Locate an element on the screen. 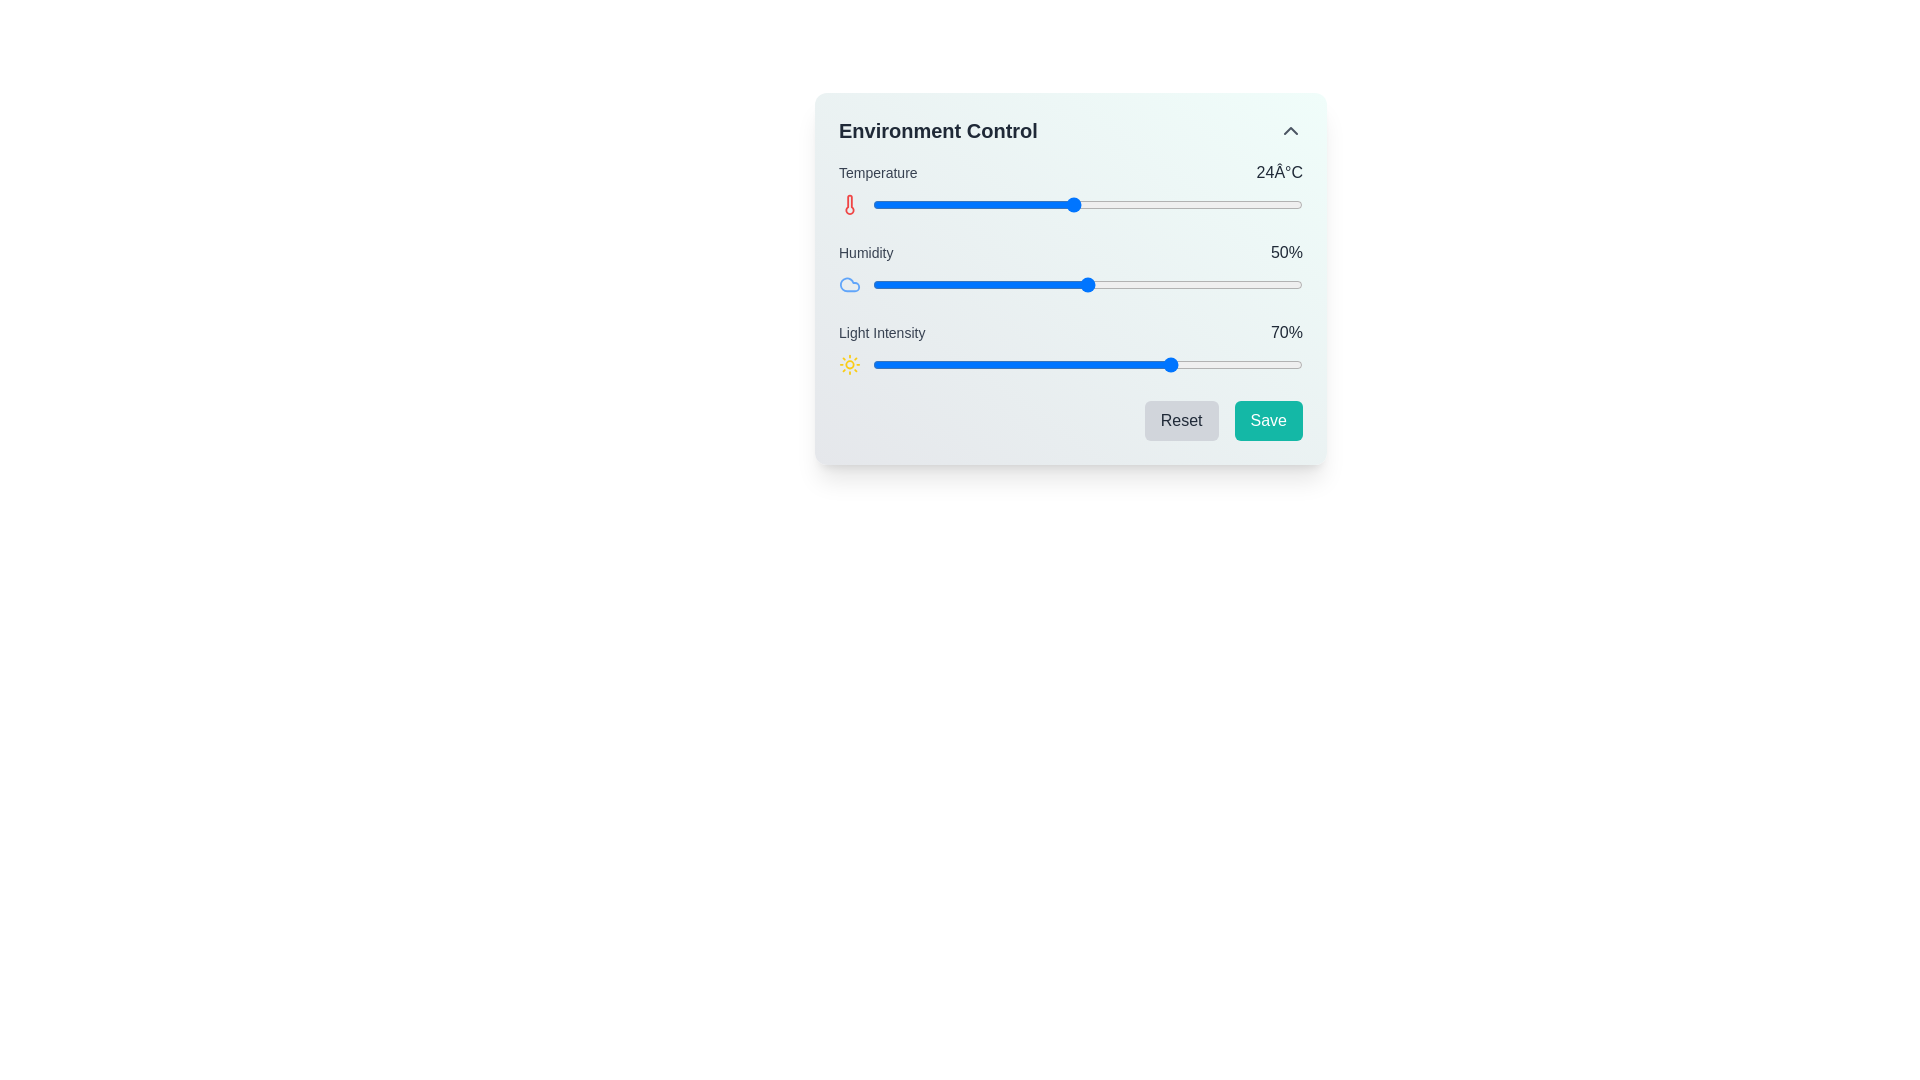  temperature is located at coordinates (1159, 204).